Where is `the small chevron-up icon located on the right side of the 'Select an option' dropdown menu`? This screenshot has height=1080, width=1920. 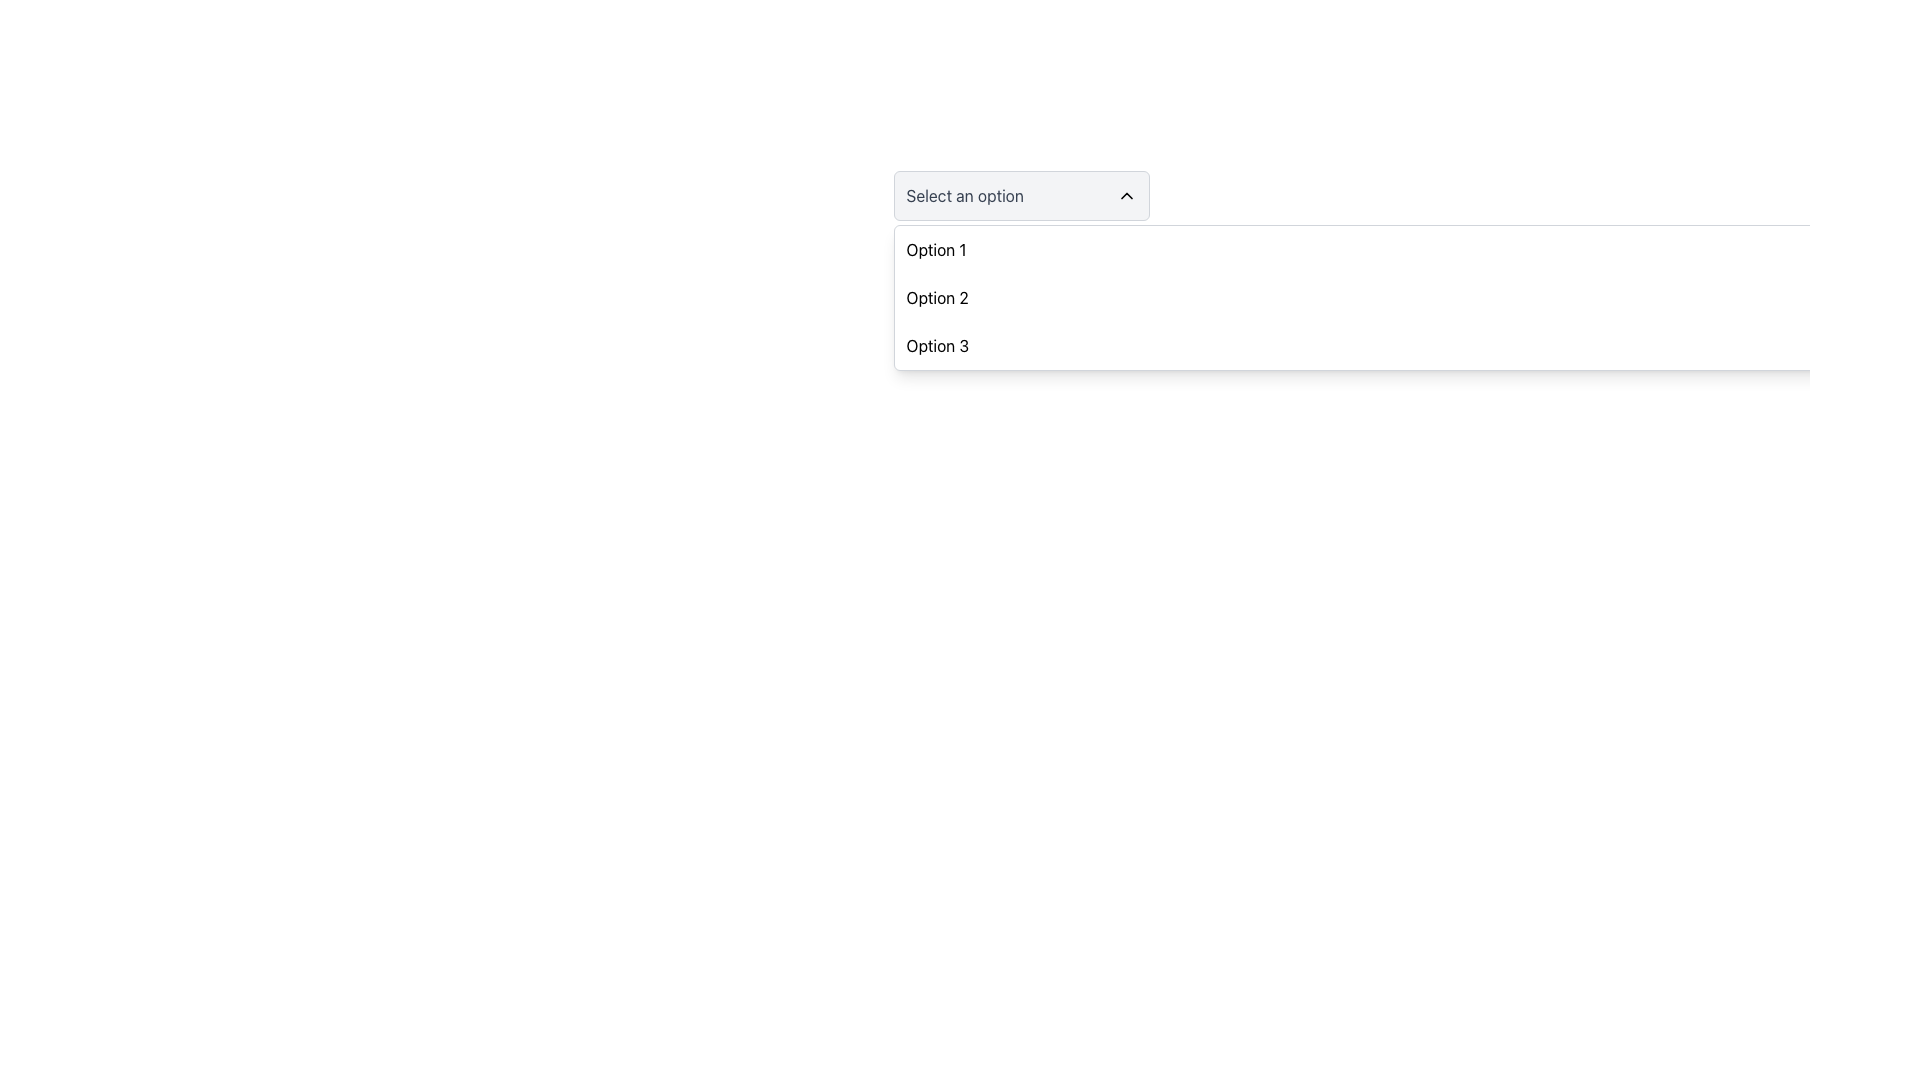
the small chevron-up icon located on the right side of the 'Select an option' dropdown menu is located at coordinates (1126, 196).